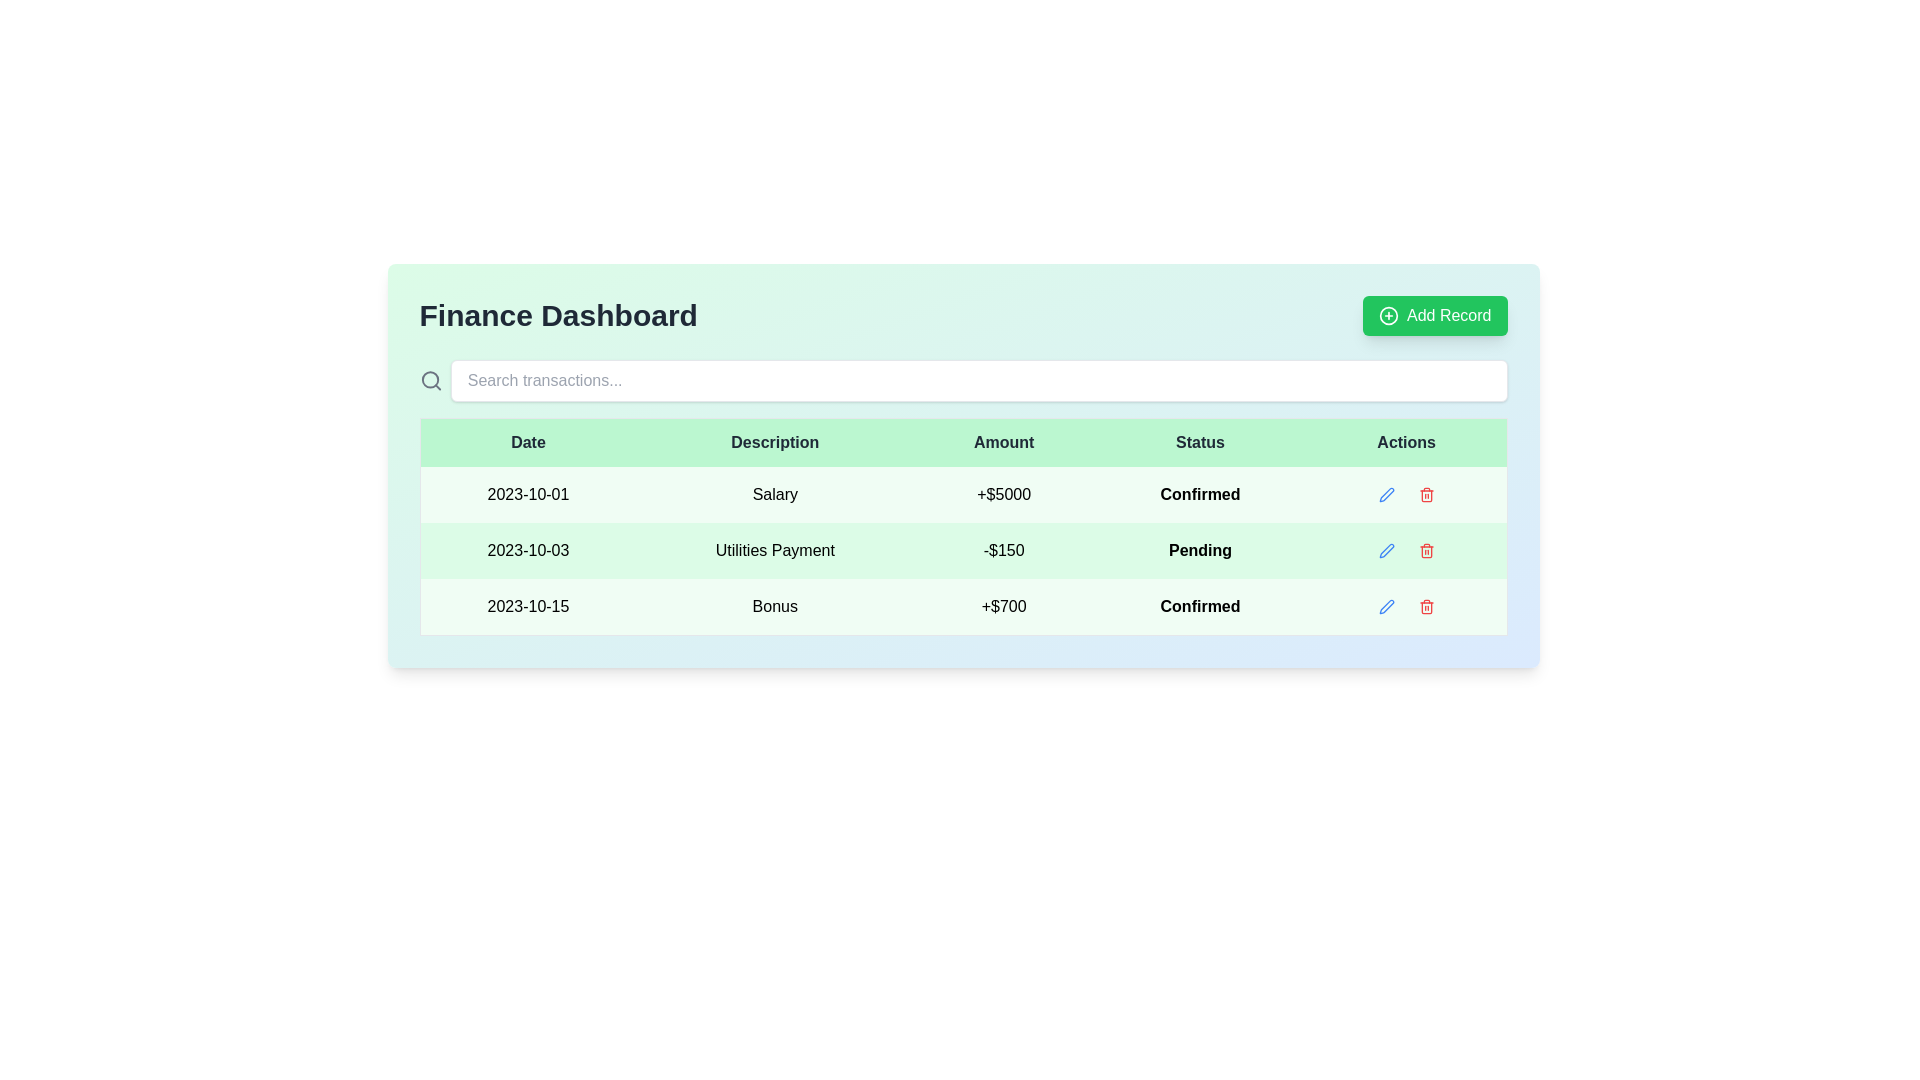 This screenshot has width=1920, height=1080. What do you see at coordinates (774, 494) in the screenshot?
I see `the 'Salary' text label located in the second column of the second row in the data grid` at bounding box center [774, 494].